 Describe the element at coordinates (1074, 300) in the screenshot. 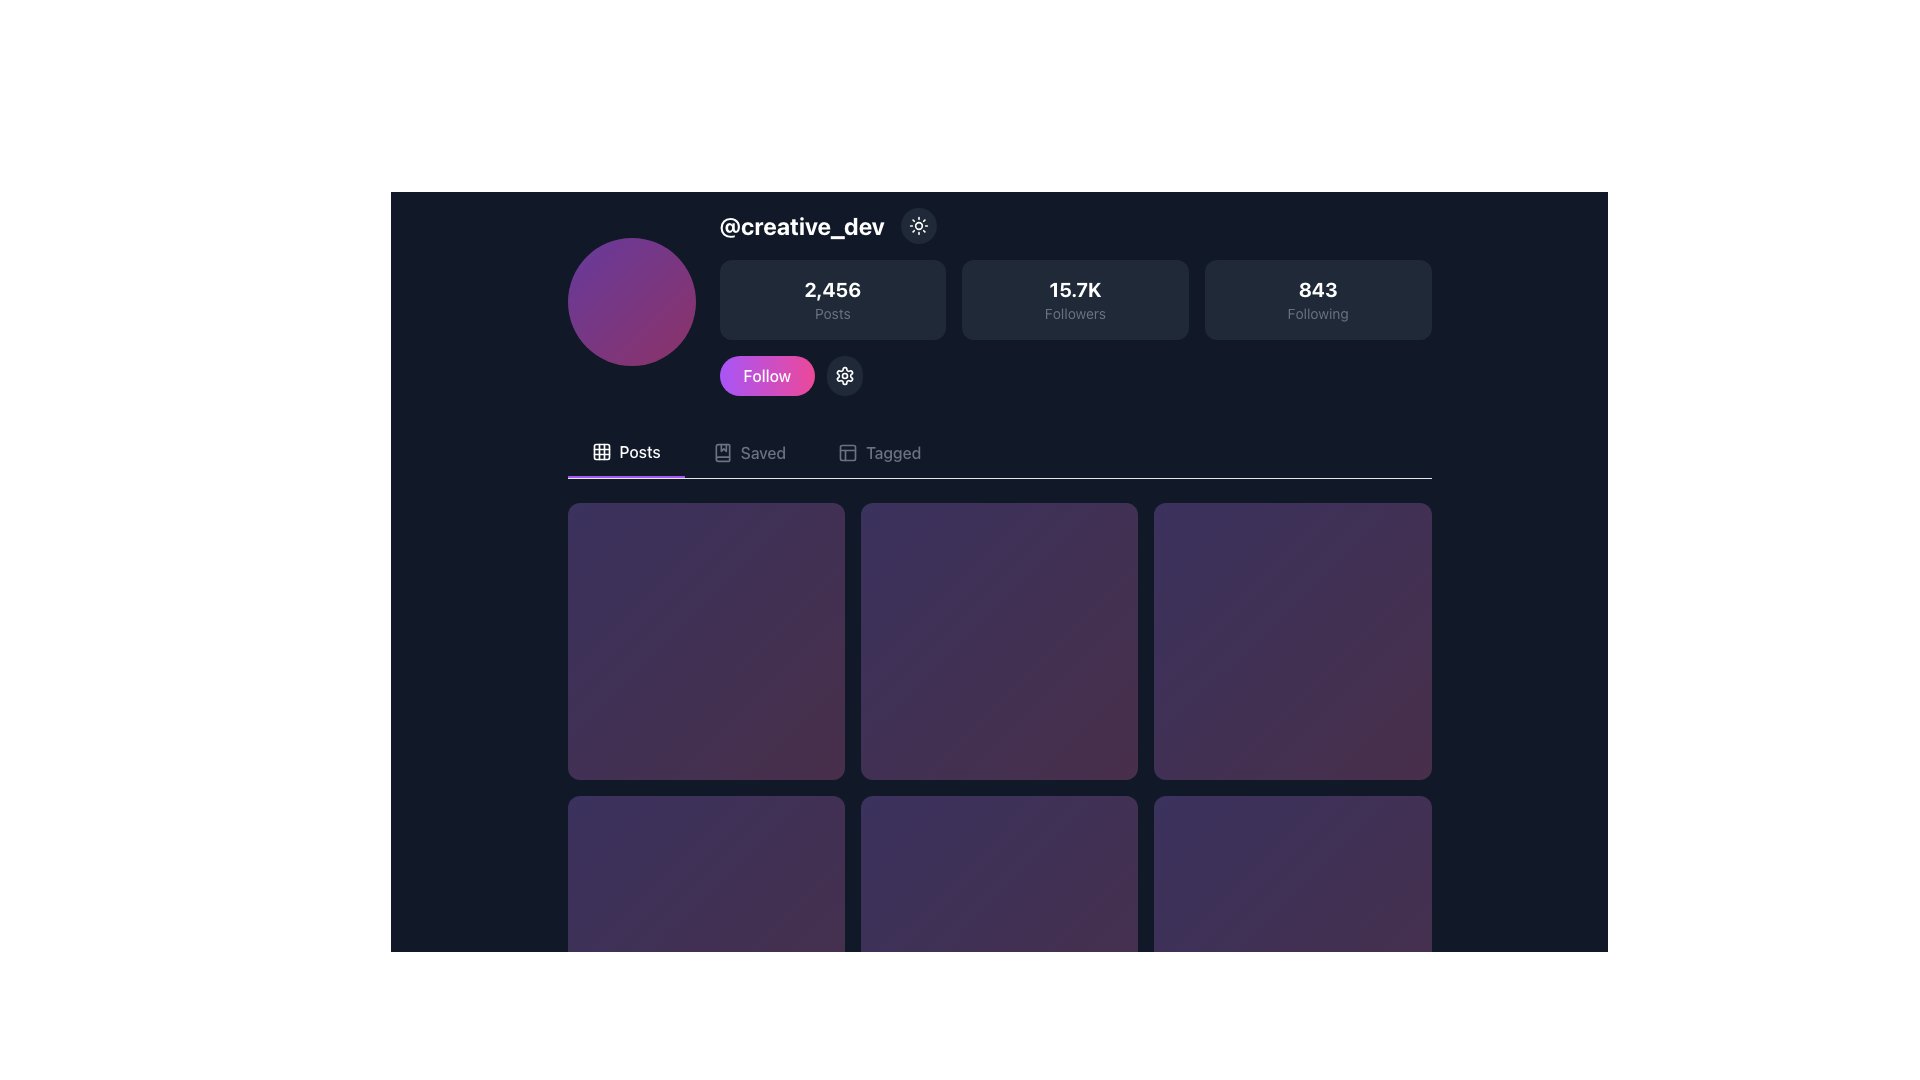

I see `the Text block displaying '15.7K Followers', which is the second element in a grid layout, characterized by a dark grey rounded background and bold numeric count` at that location.